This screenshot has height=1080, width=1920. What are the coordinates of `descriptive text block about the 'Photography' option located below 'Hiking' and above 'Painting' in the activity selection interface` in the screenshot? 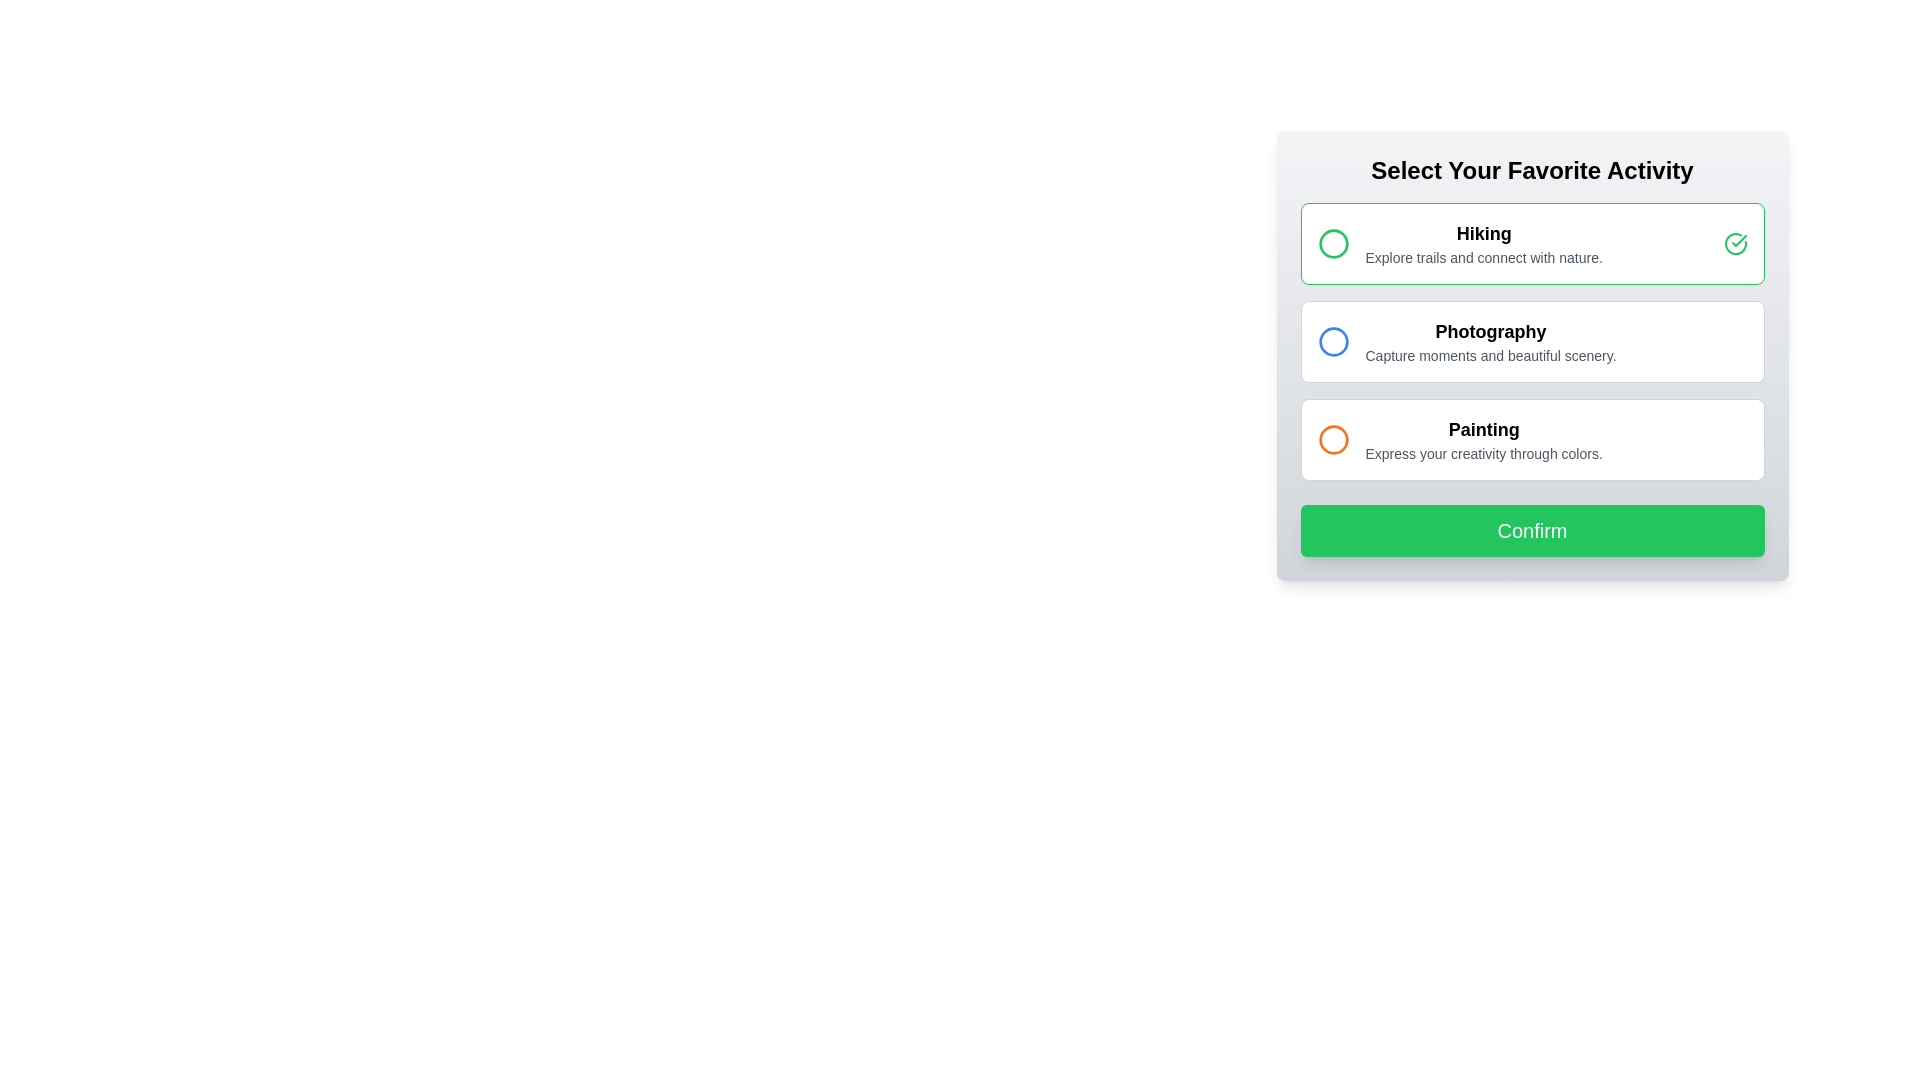 It's located at (1491, 341).